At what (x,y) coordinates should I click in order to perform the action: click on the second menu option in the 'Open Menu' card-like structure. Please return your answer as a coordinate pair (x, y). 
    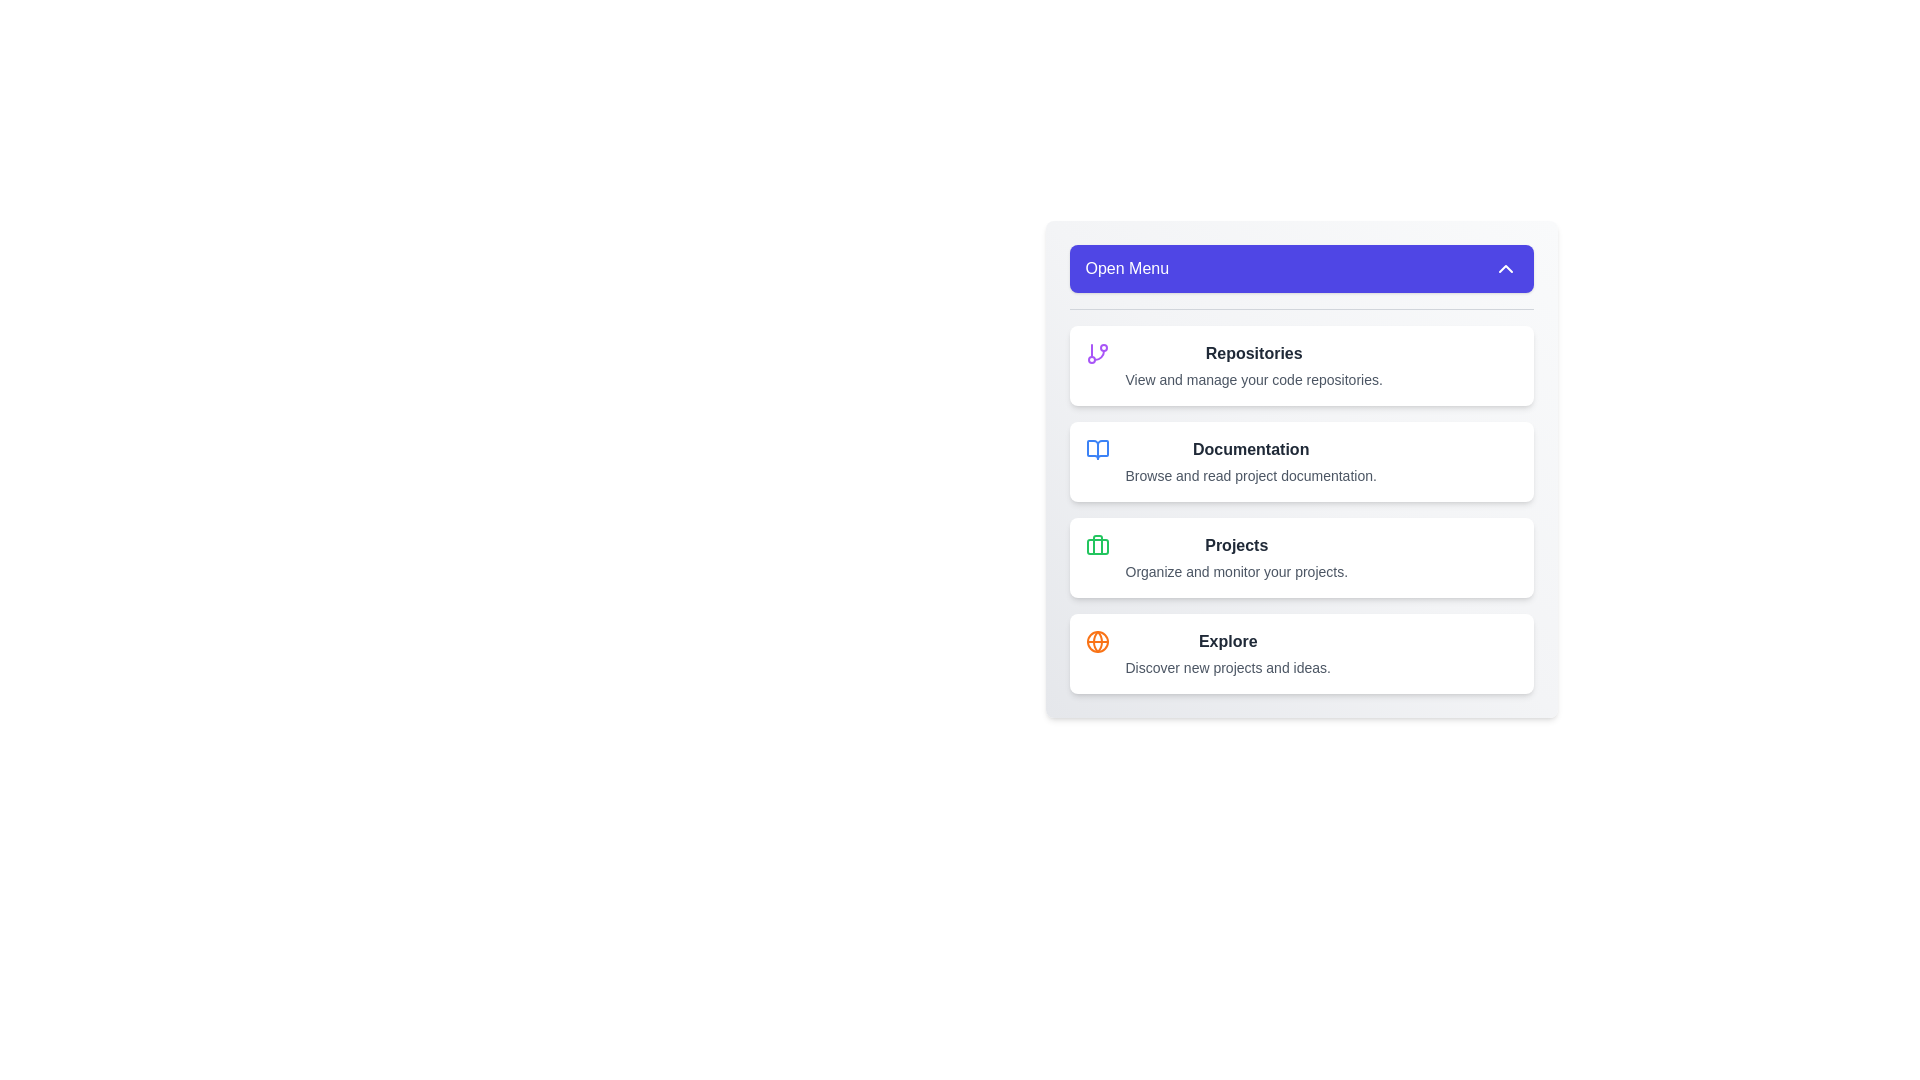
    Looking at the image, I should click on (1250, 462).